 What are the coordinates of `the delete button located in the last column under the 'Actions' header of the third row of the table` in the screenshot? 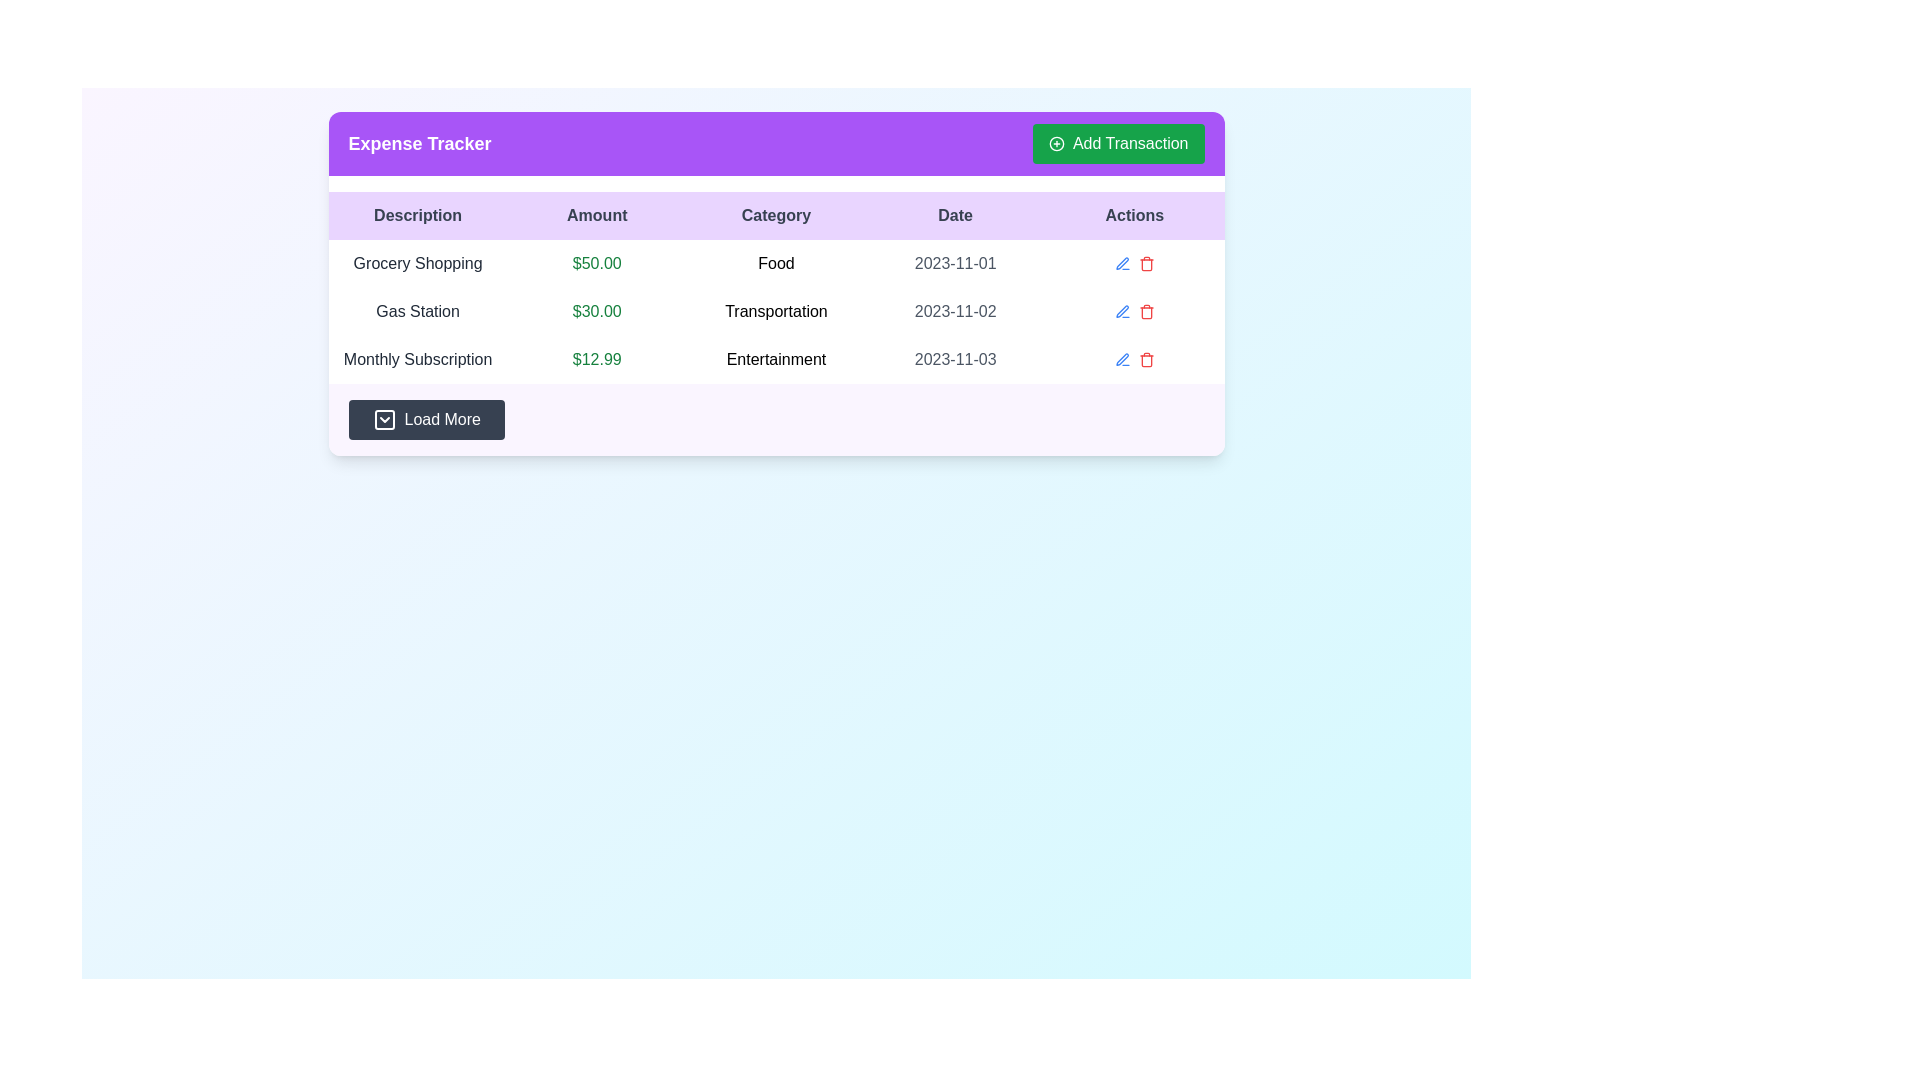 It's located at (1146, 358).